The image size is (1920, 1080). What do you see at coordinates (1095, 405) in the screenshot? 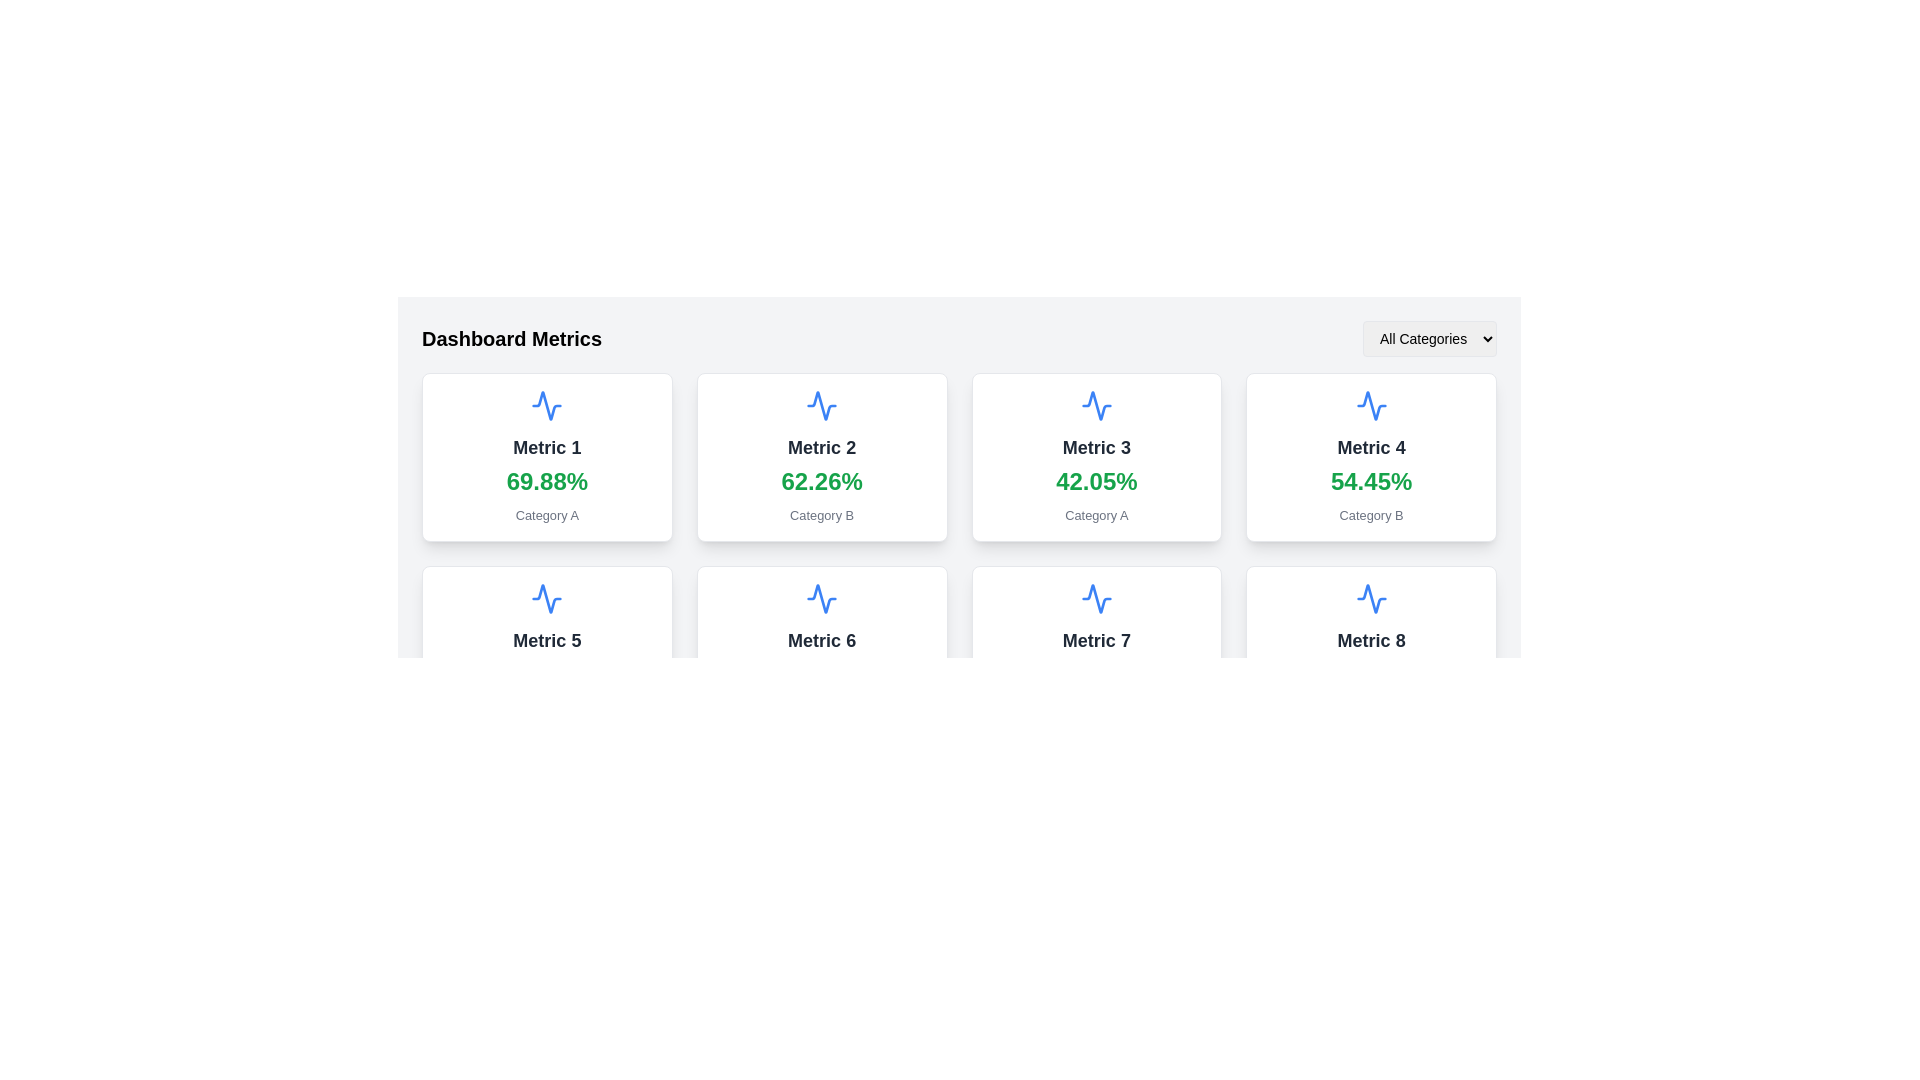
I see `the blue waveform icon located at the top of the Metric 3 data card, which is styled with rounded edges and a white background` at bounding box center [1095, 405].